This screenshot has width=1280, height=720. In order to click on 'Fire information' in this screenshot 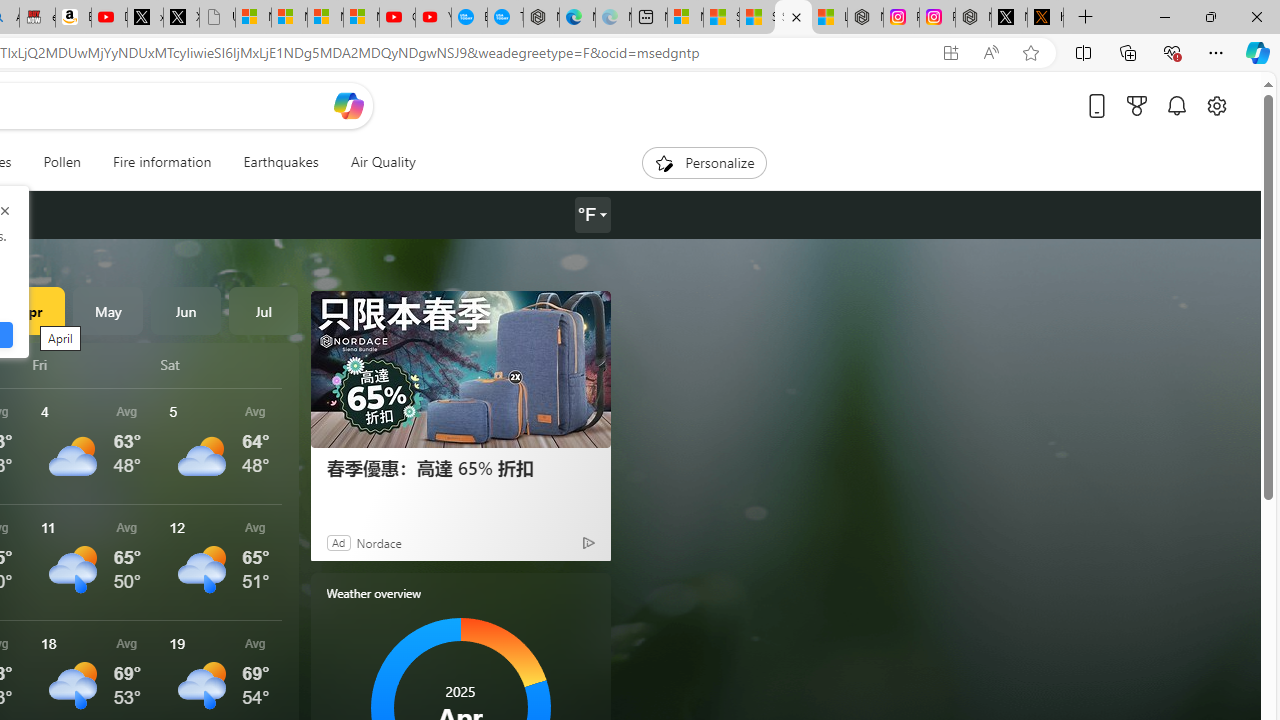, I will do `click(161, 162)`.